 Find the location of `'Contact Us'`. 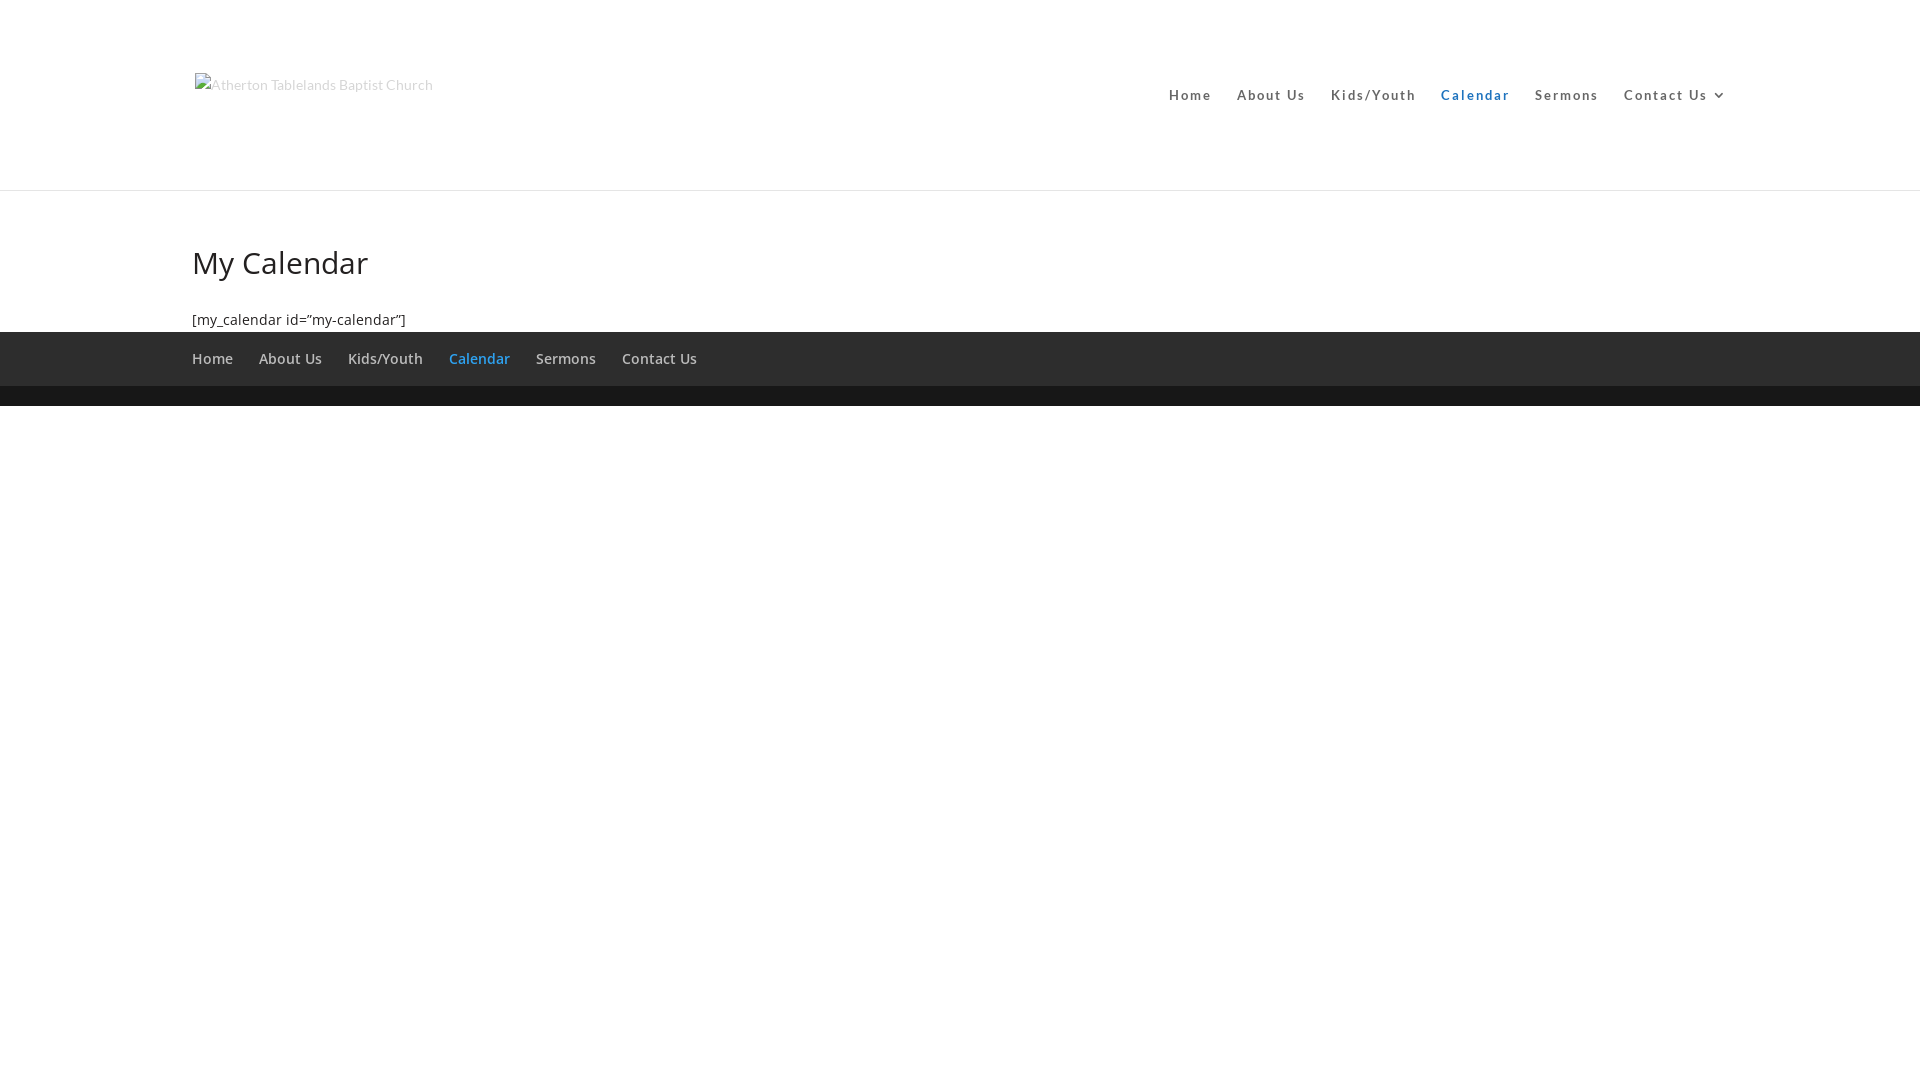

'Contact Us' is located at coordinates (1675, 137).